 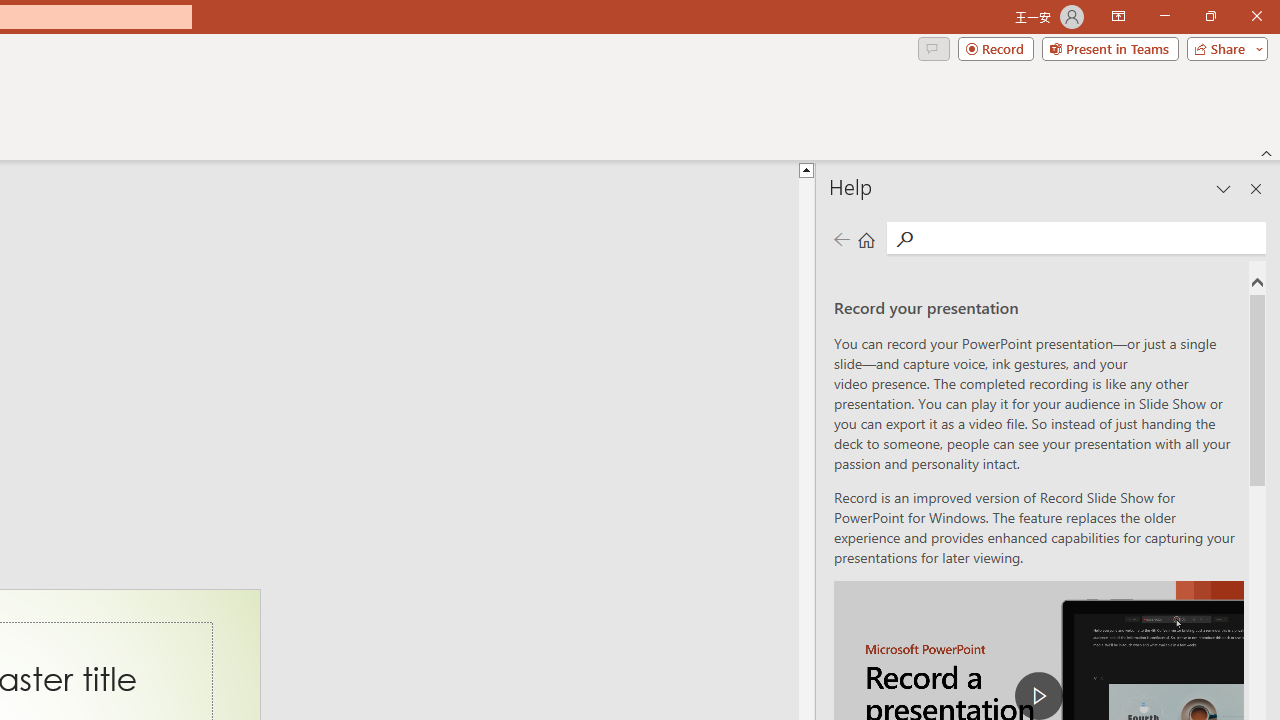 What do you see at coordinates (841, 238) in the screenshot?
I see `'Previous page'` at bounding box center [841, 238].